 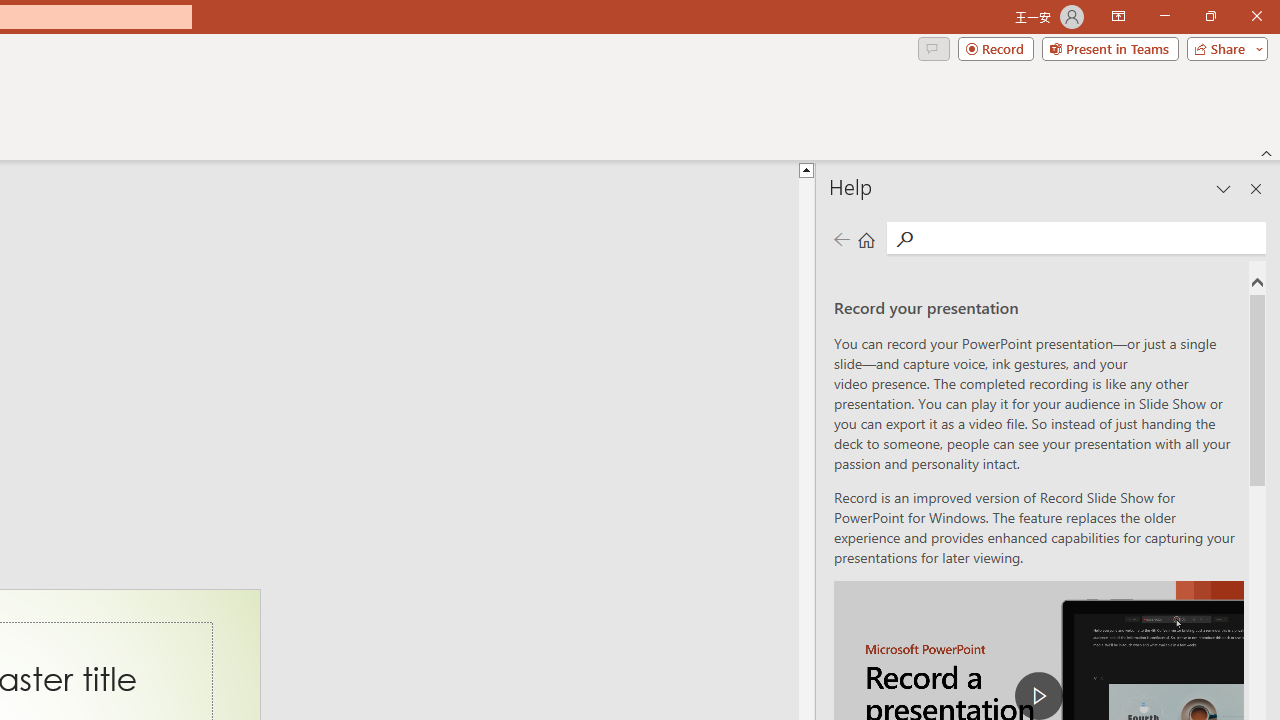 What do you see at coordinates (841, 238) in the screenshot?
I see `'Previous page'` at bounding box center [841, 238].